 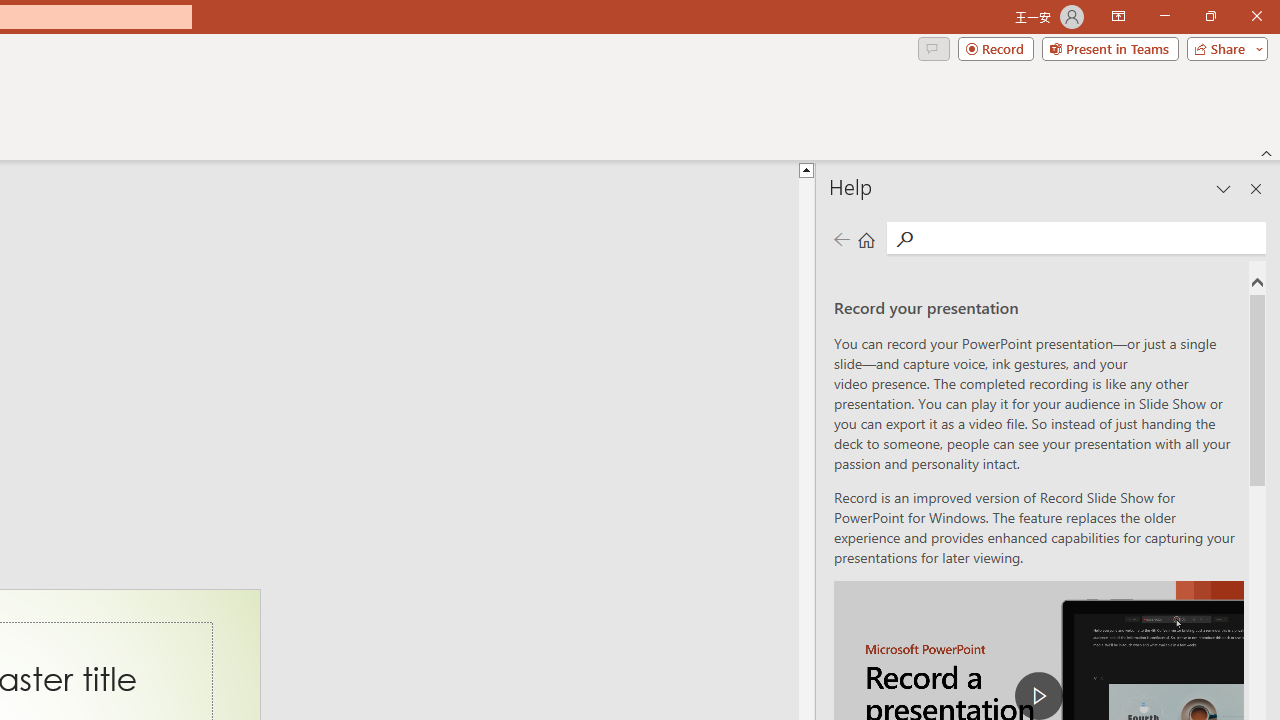 What do you see at coordinates (841, 238) in the screenshot?
I see `'Previous page'` at bounding box center [841, 238].